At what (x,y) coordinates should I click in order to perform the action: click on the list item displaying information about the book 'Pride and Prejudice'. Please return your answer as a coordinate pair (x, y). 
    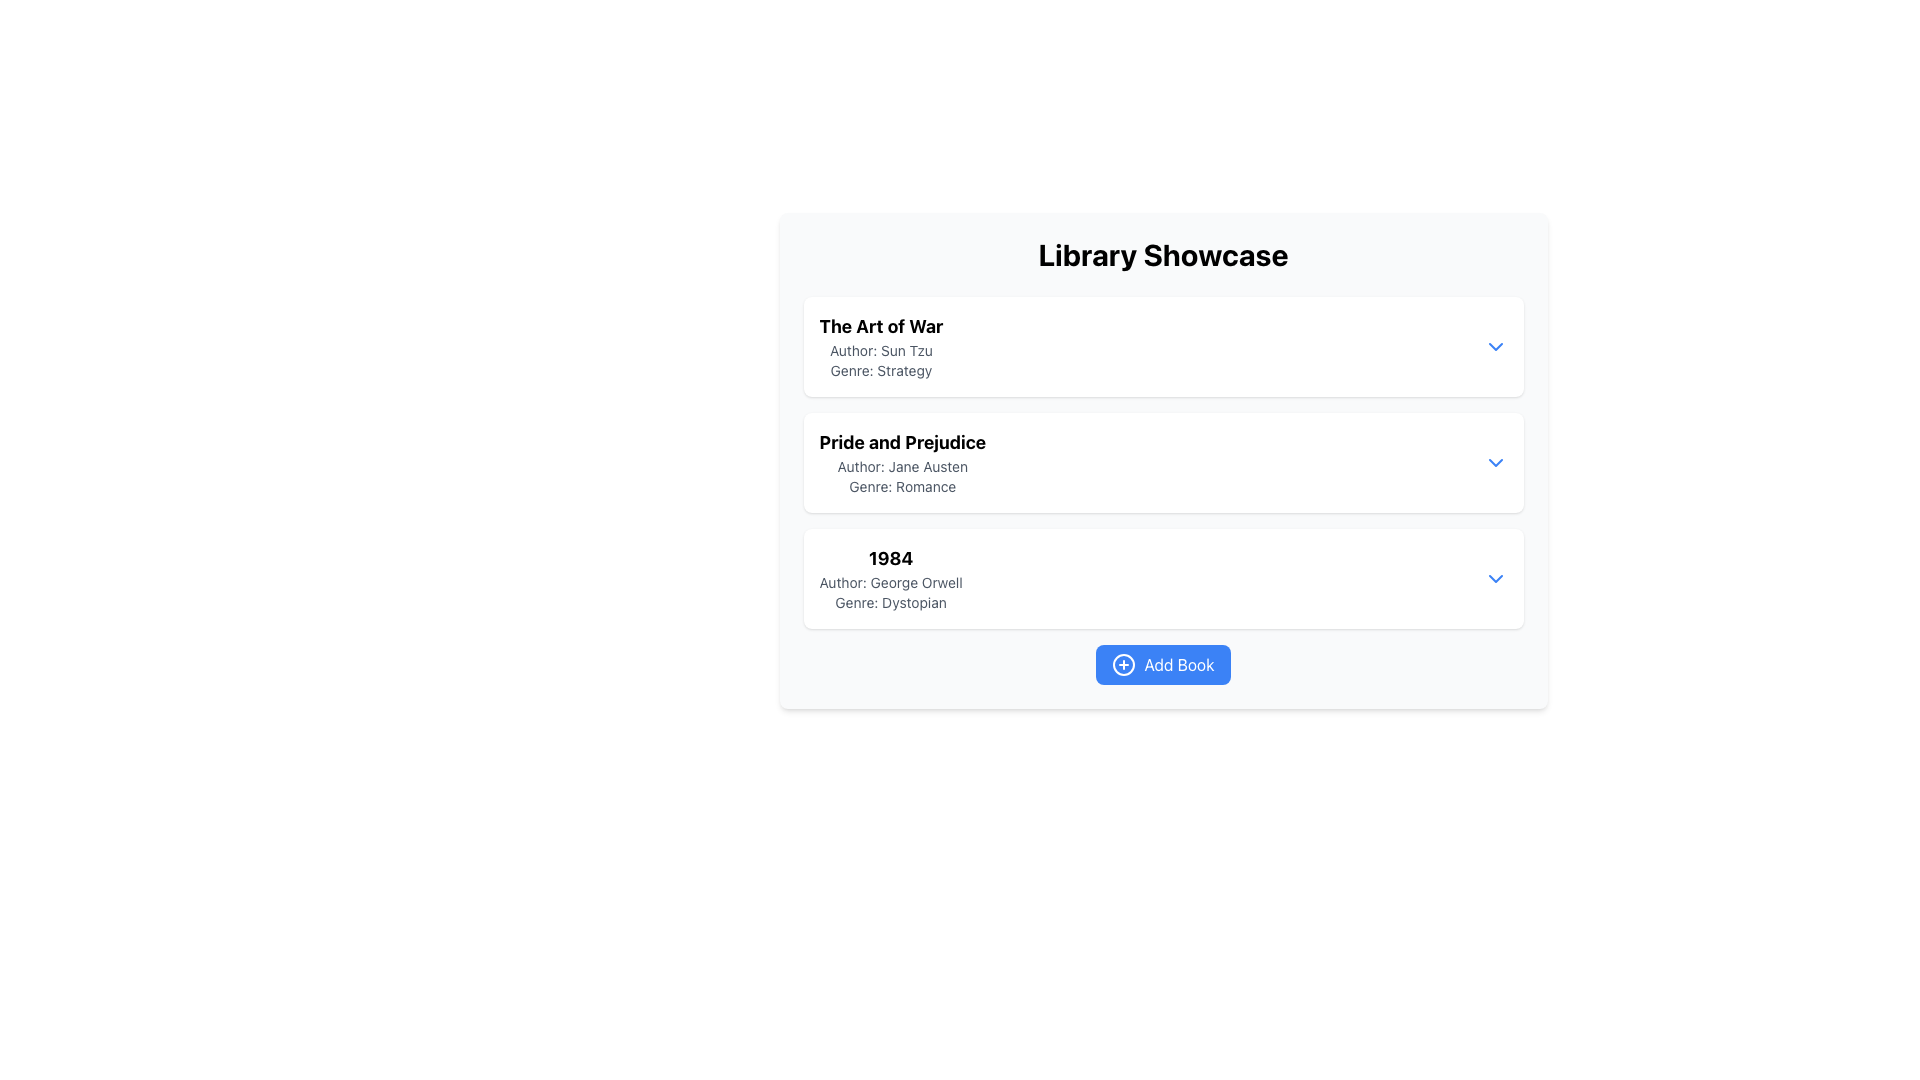
    Looking at the image, I should click on (1163, 490).